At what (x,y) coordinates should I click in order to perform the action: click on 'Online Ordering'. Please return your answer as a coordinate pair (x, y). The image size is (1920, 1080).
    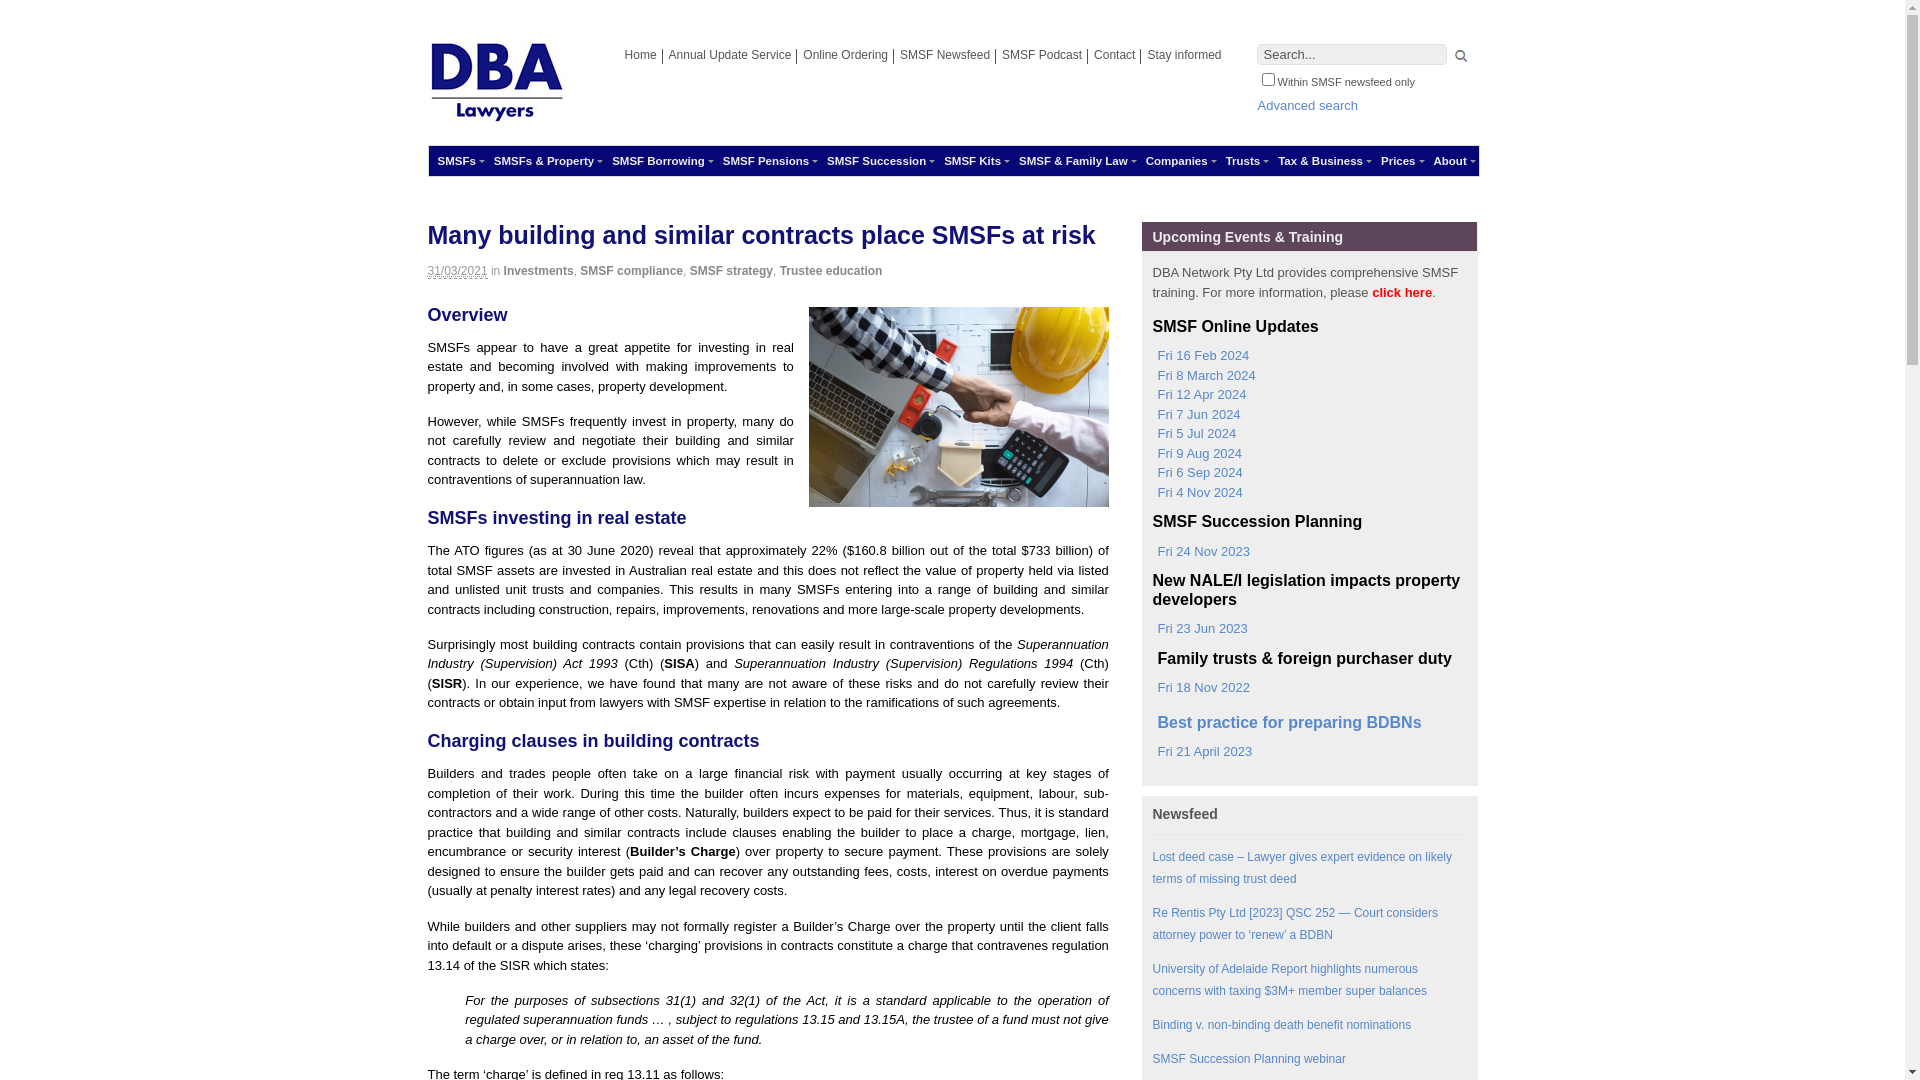
    Looking at the image, I should click on (845, 54).